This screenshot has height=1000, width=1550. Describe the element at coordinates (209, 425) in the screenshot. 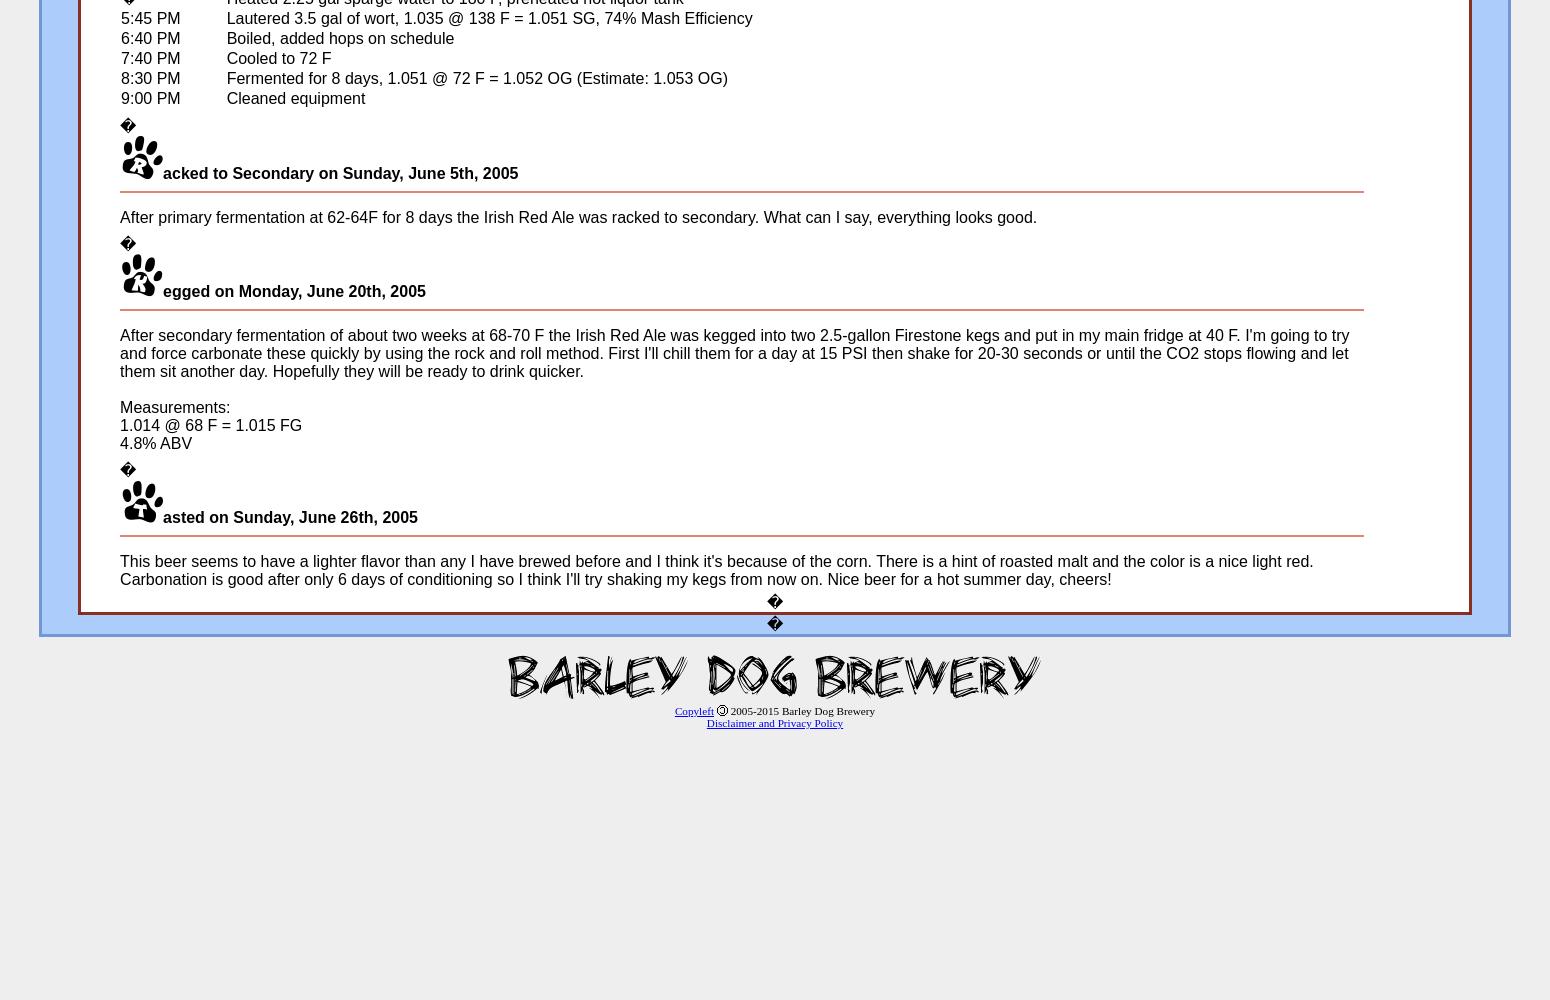

I see `'1.014 @ 68 F = 1.015 FG'` at that location.